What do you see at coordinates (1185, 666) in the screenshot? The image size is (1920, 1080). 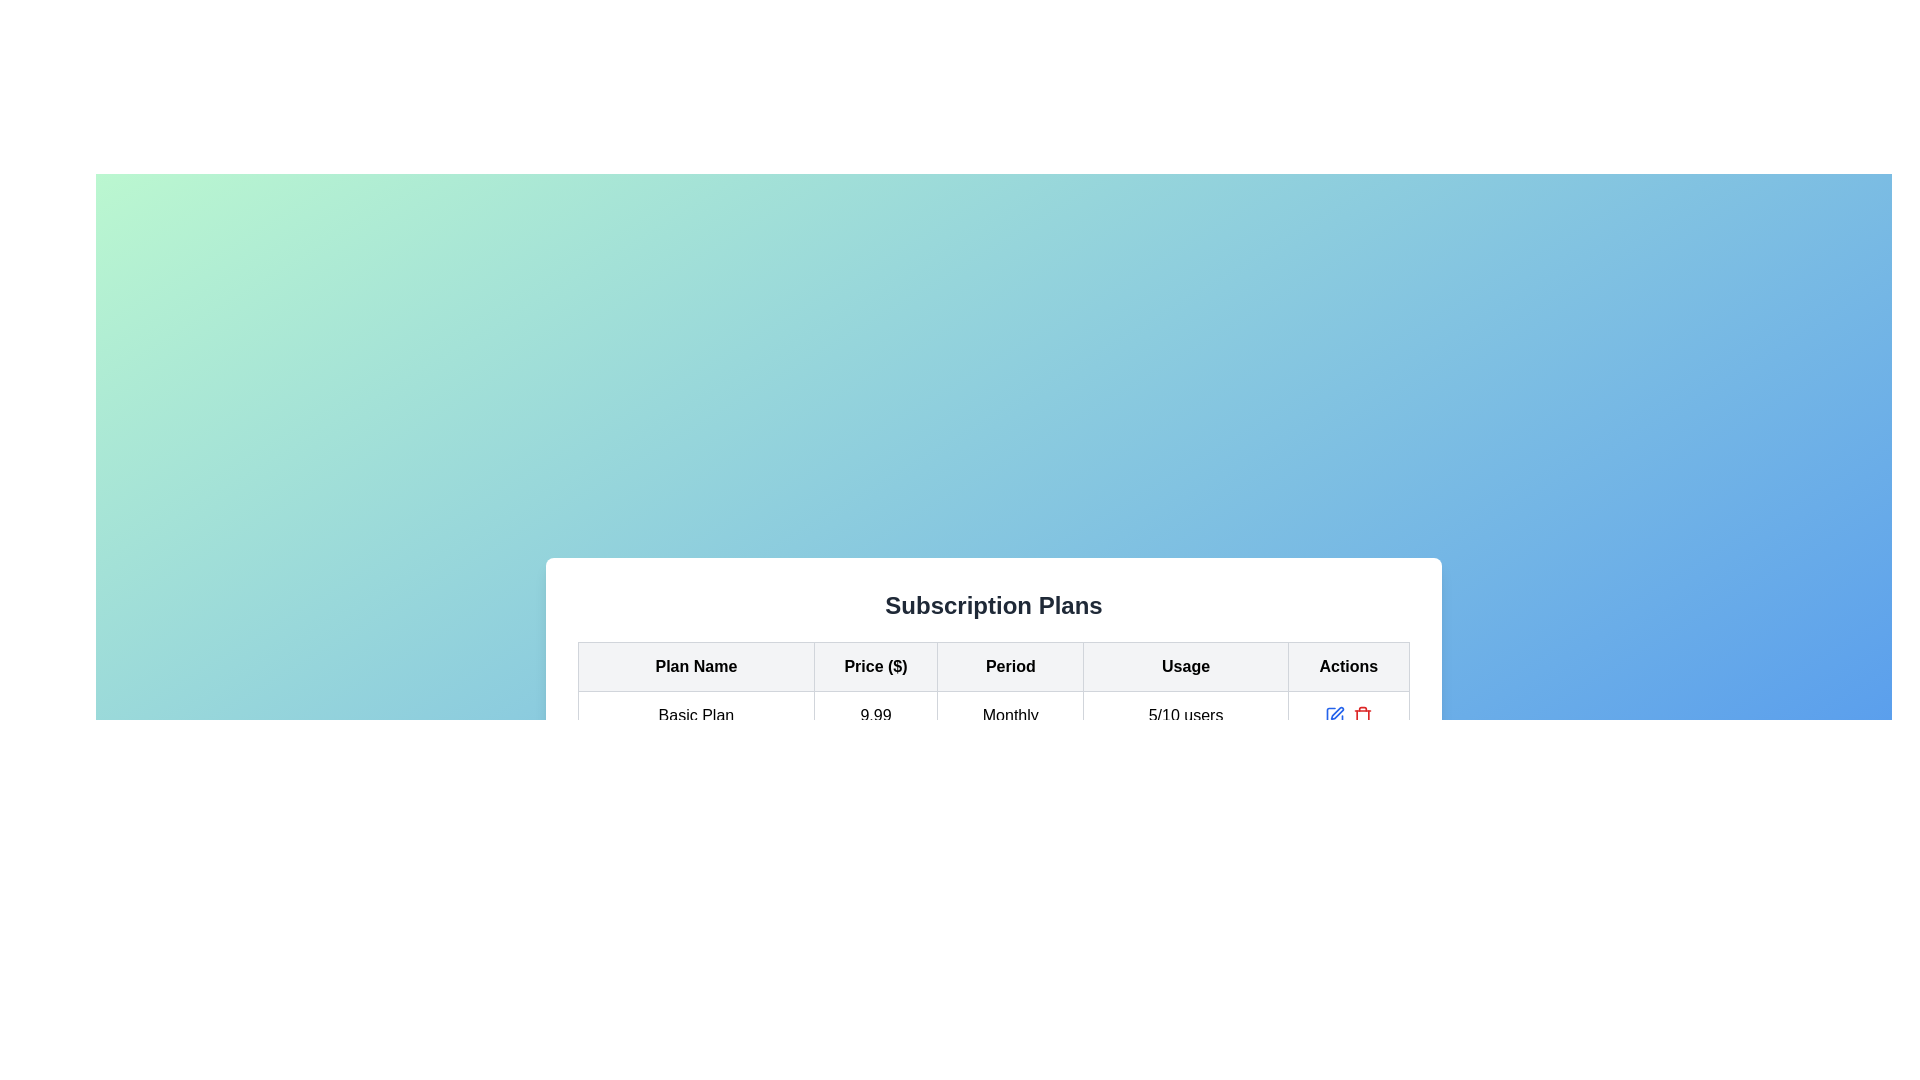 I see `the 'Usage' table header, which is the fourth column header in a five-column table, located near the top center of the table structure` at bounding box center [1185, 666].